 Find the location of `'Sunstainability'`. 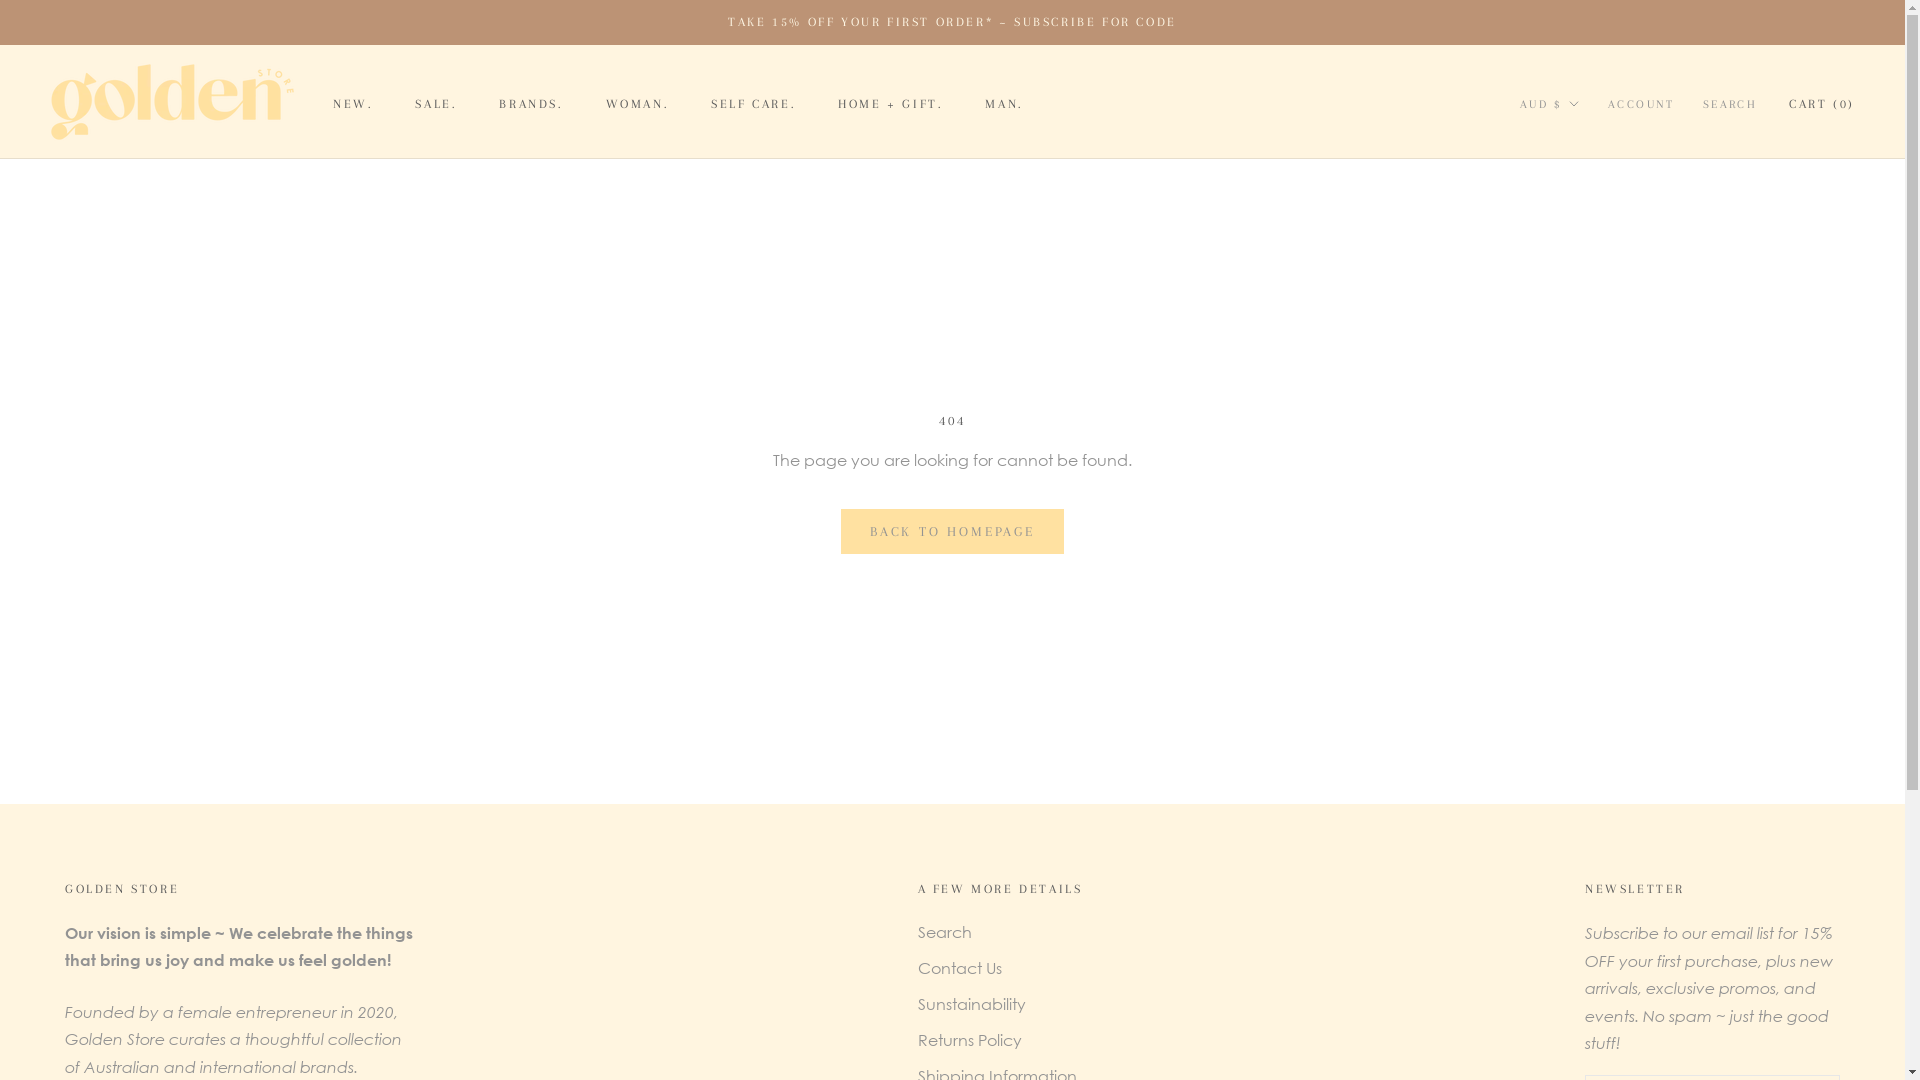

'Sunstainability' is located at coordinates (1000, 1003).